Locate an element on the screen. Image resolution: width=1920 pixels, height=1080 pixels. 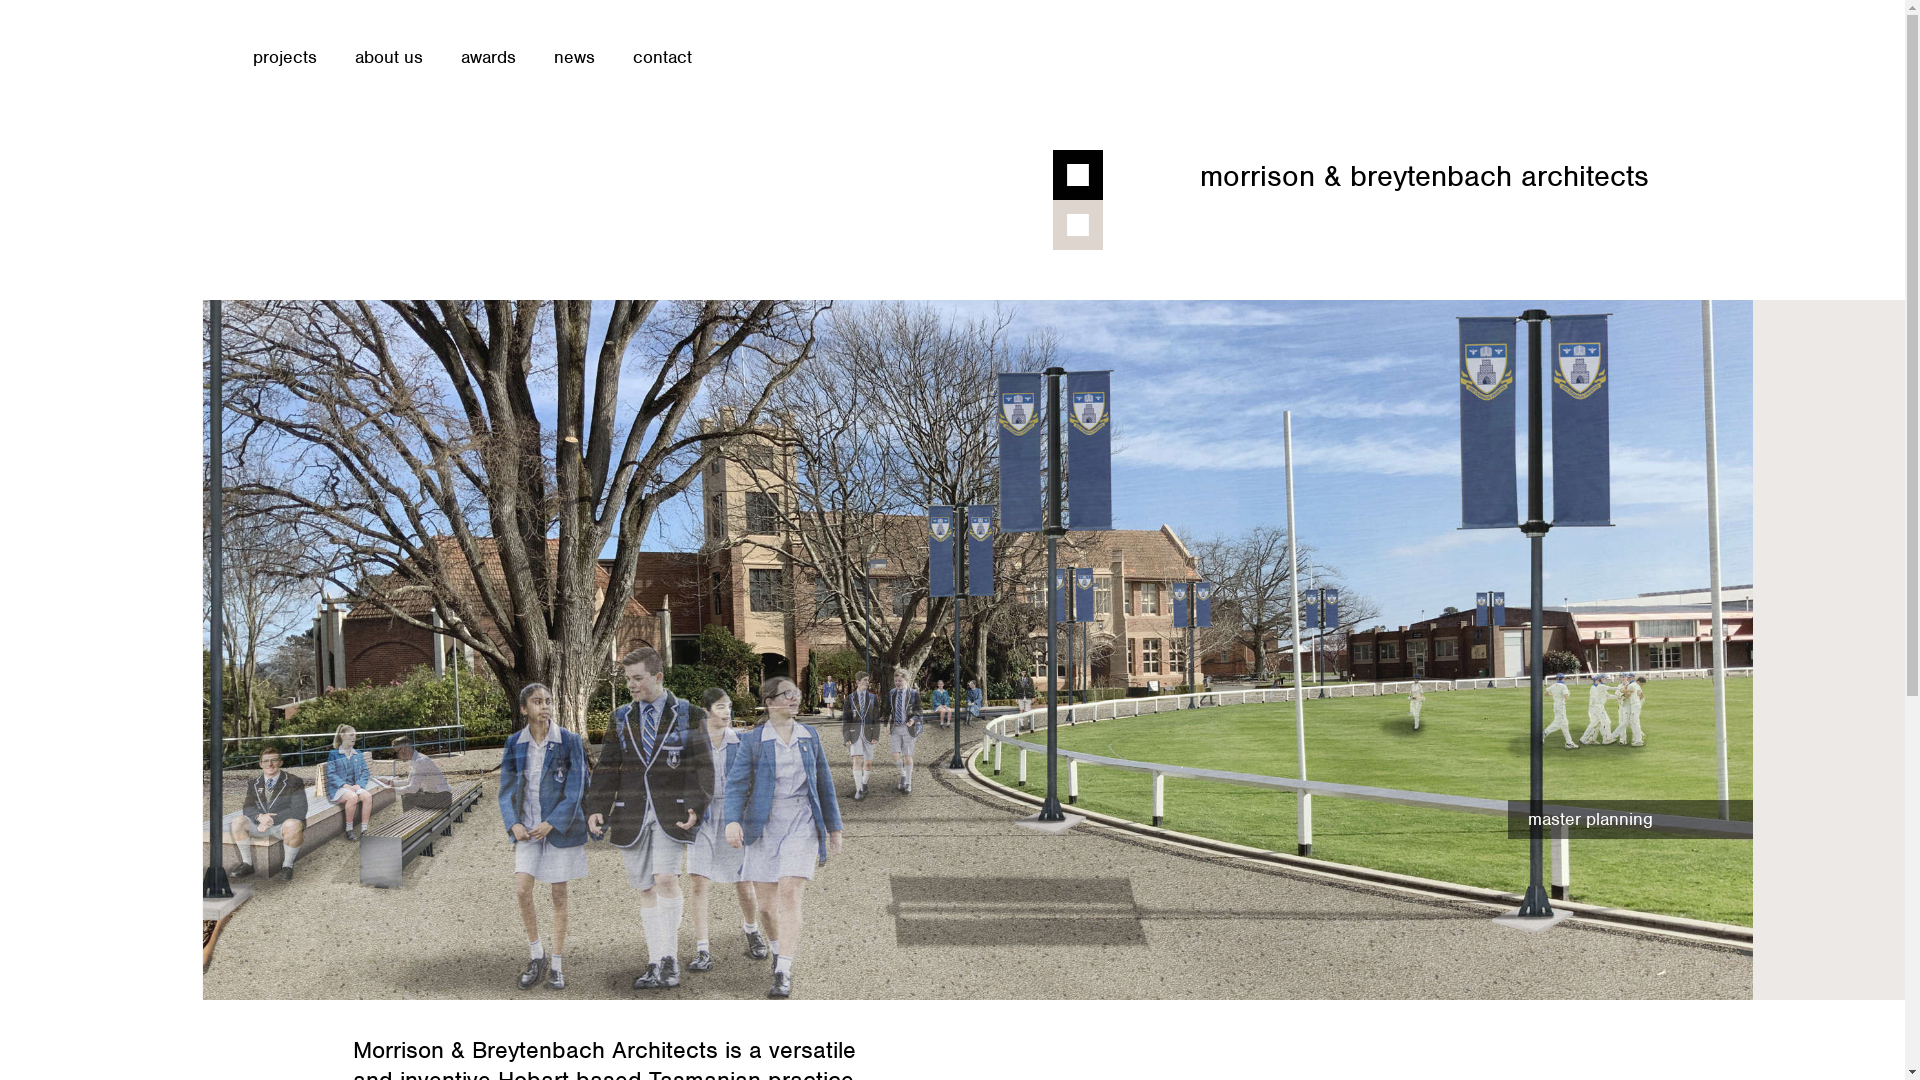
'projects' is located at coordinates (282, 56).